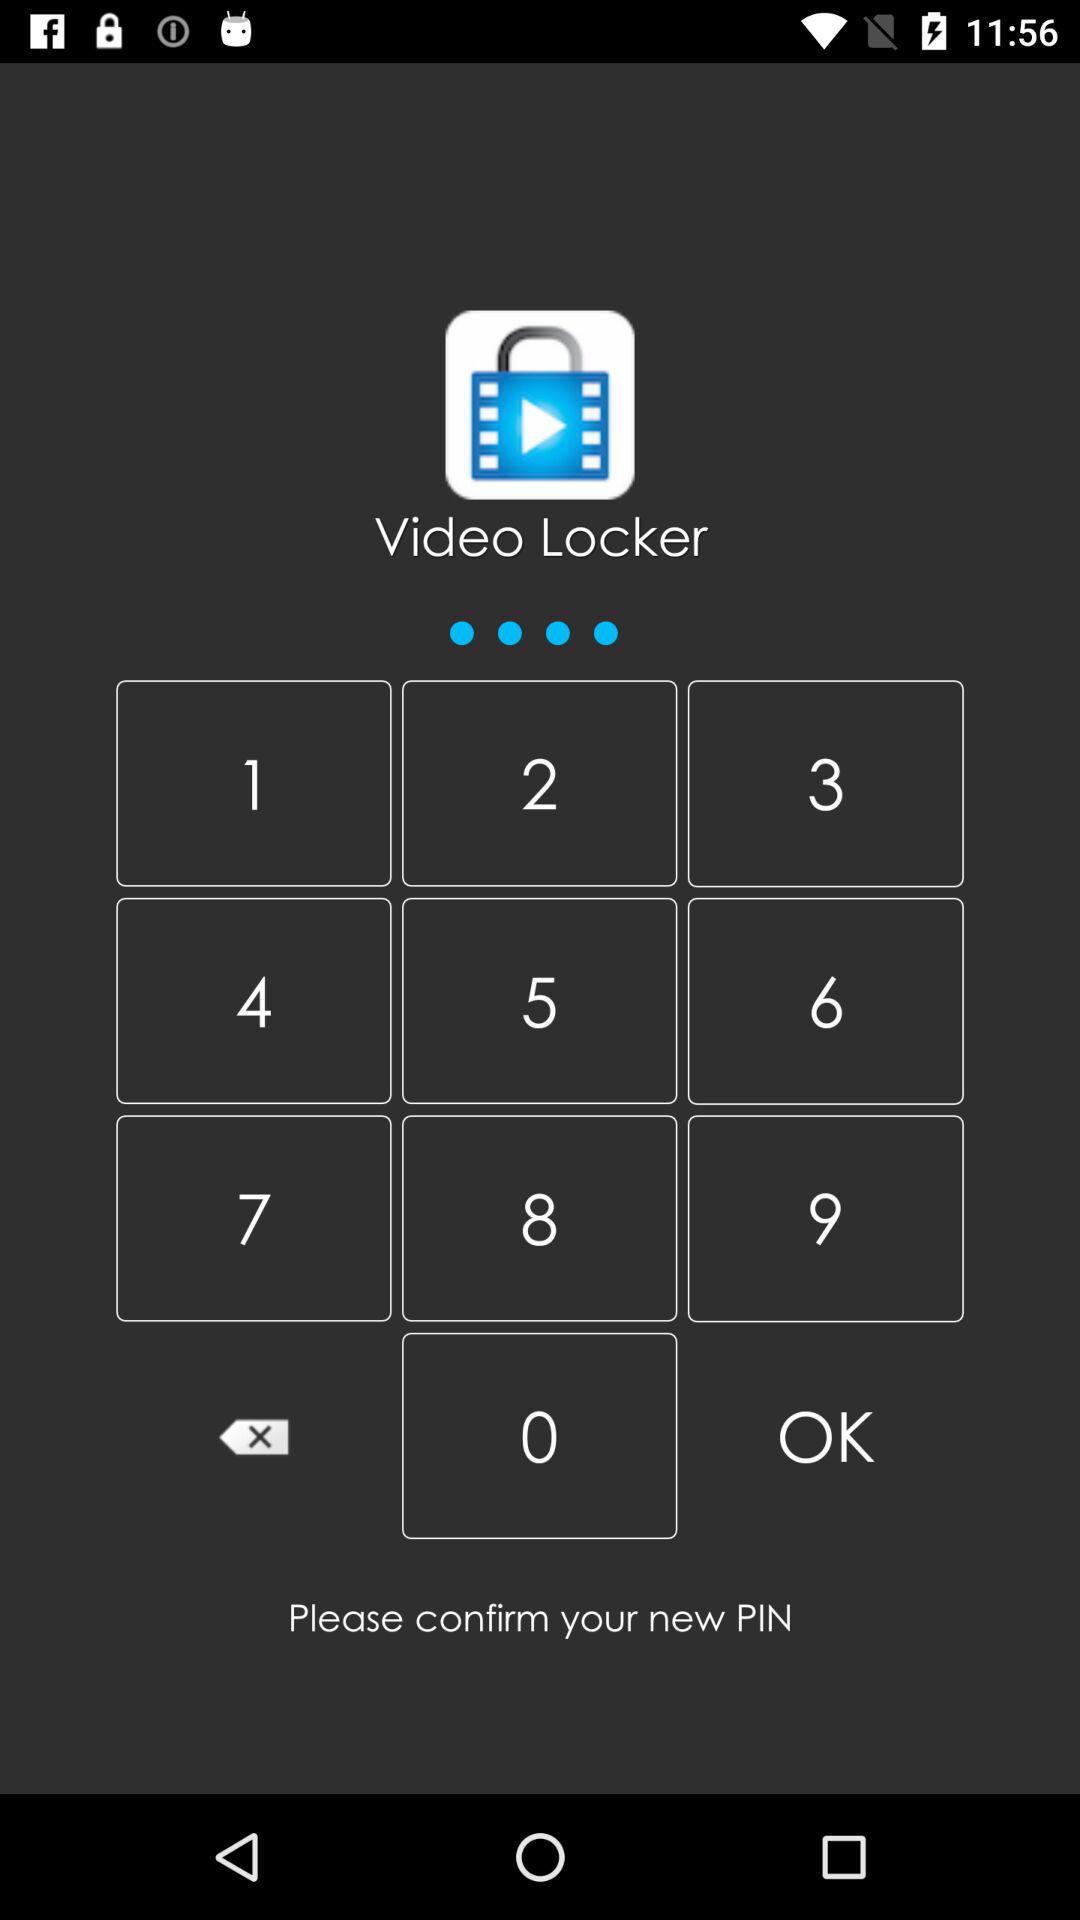 This screenshot has width=1080, height=1920. Describe the element at coordinates (538, 1000) in the screenshot. I see `the item above 7 icon` at that location.